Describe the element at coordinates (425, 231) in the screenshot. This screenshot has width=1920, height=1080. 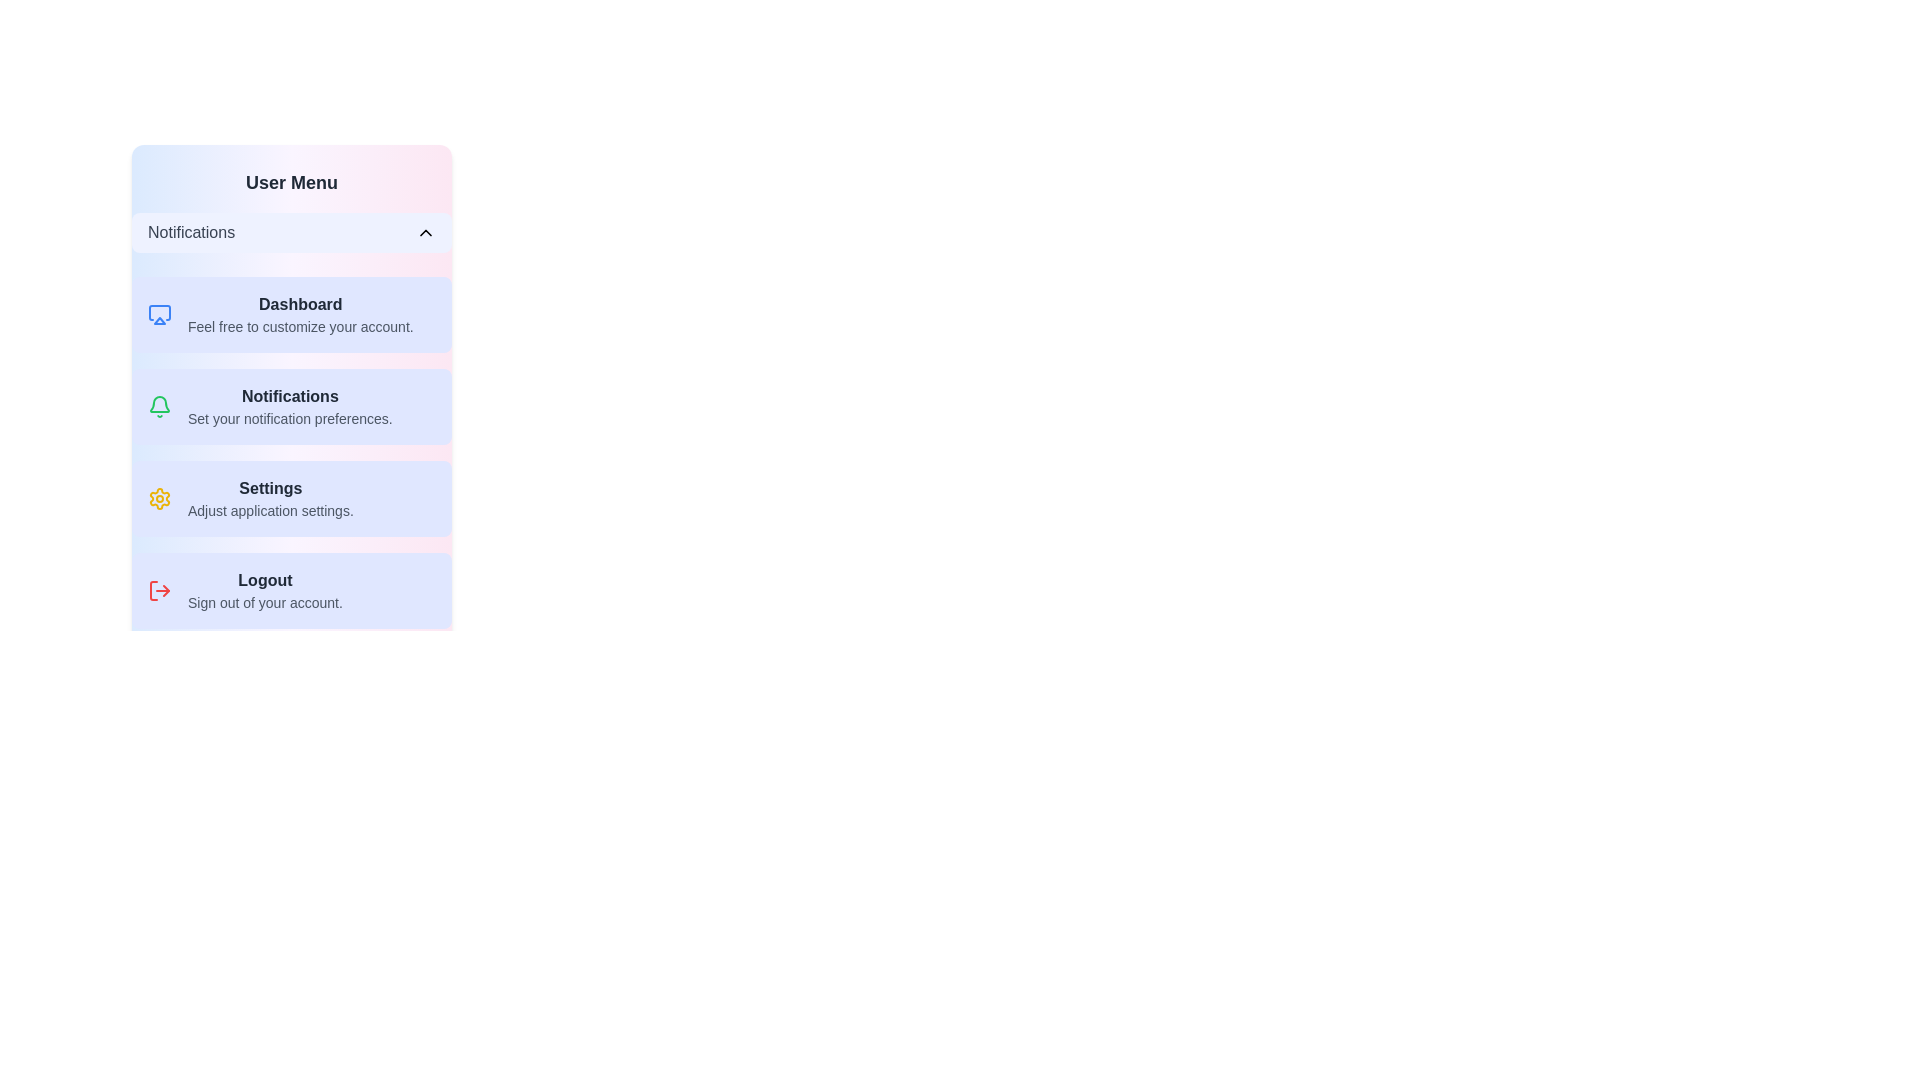
I see `the toggle button to observe its icon change` at that location.